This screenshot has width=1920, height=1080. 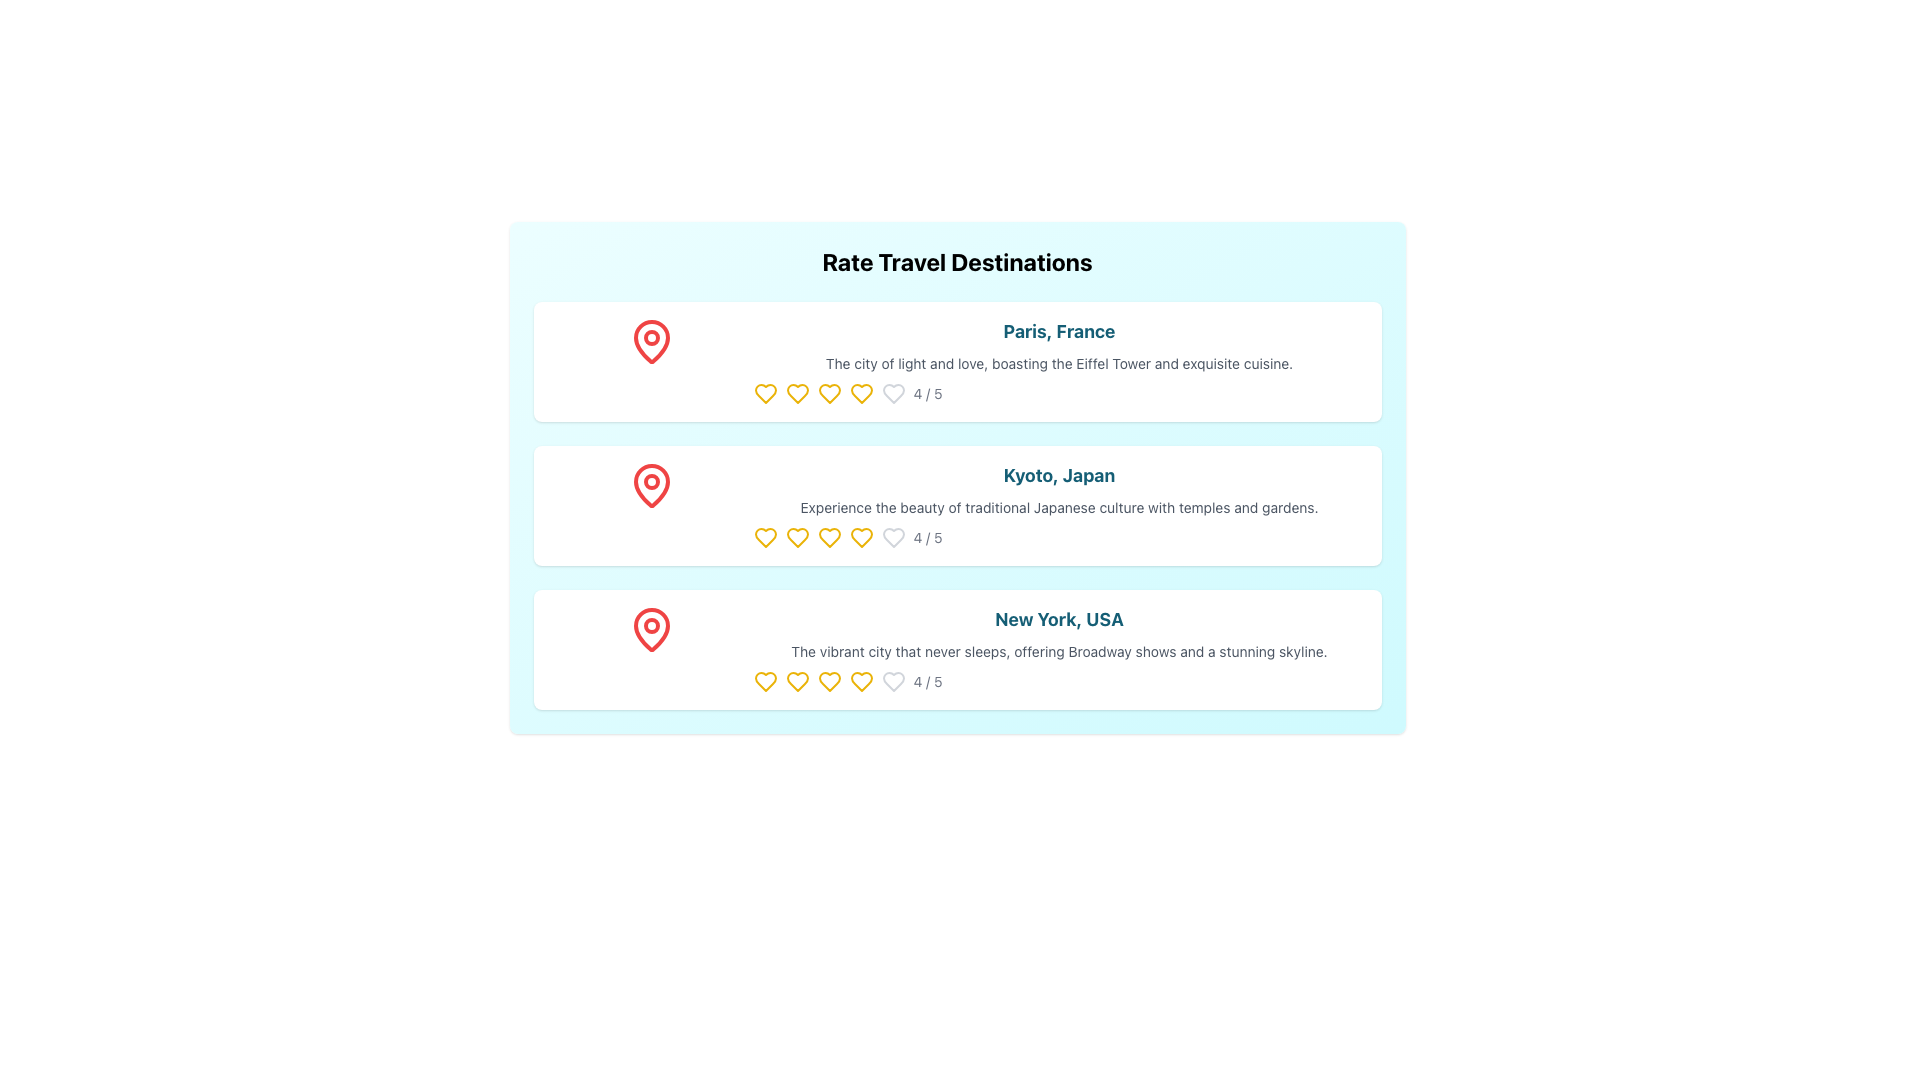 I want to click on the main content block of the destination card for 'New York, USA', which is the third card from the top in the vertical list of destination cards, for further actions or navigation, so click(x=1058, y=650).